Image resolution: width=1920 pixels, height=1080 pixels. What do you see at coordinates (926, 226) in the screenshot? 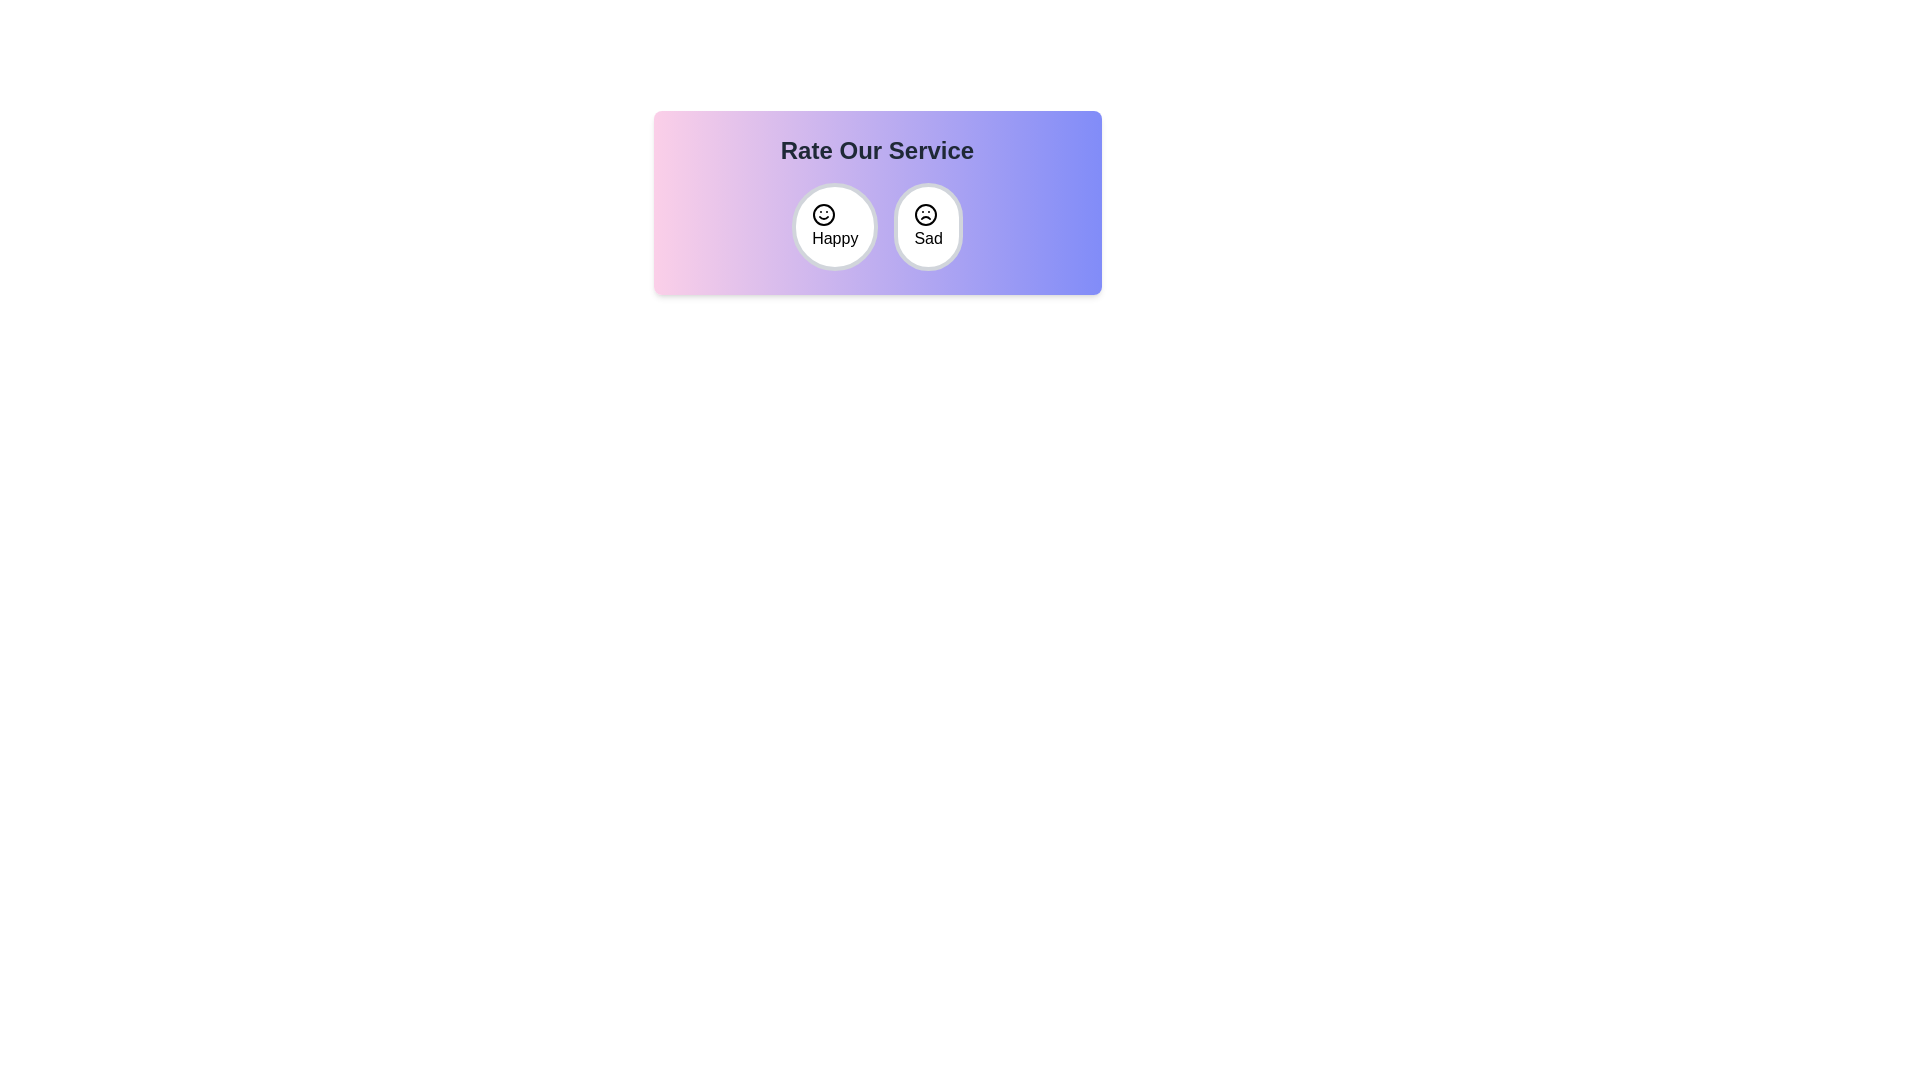
I see `the emoji Sad to observe the hover effect` at bounding box center [926, 226].